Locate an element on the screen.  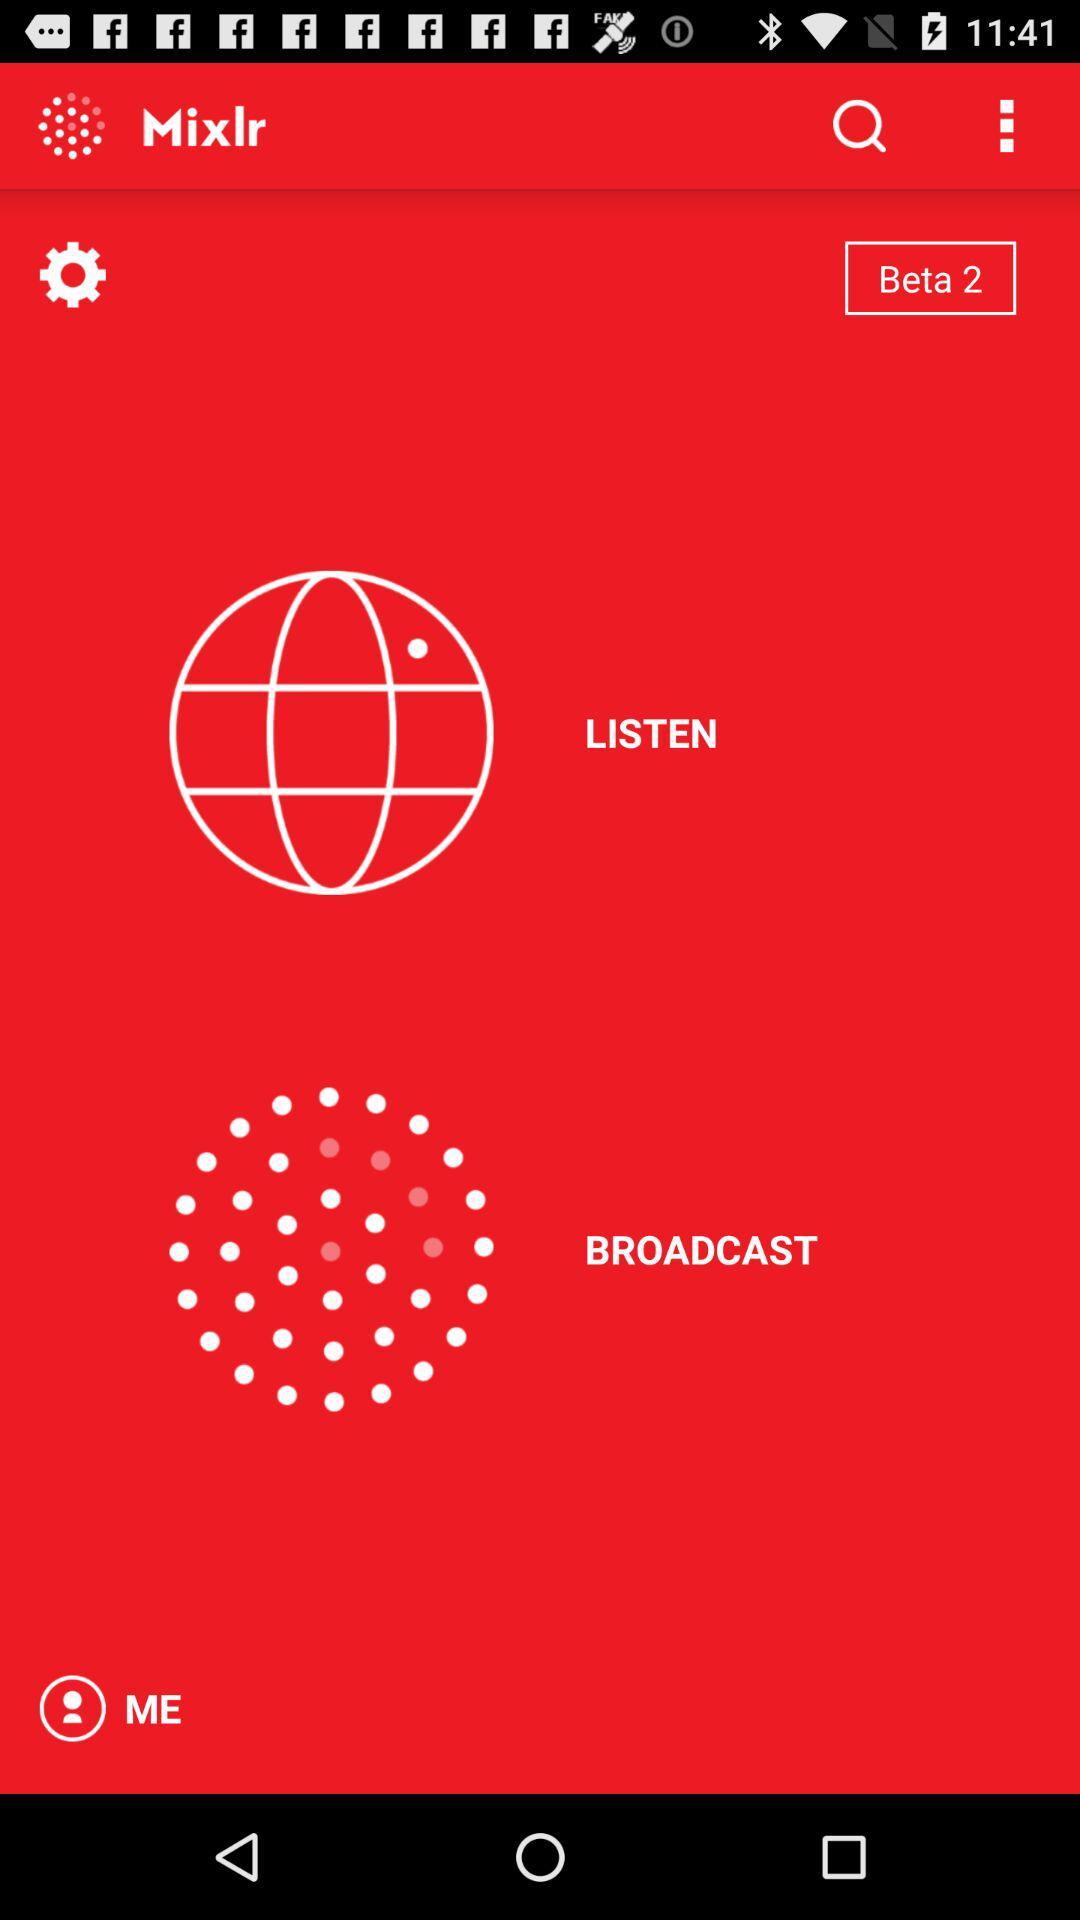
me is located at coordinates (71, 1707).